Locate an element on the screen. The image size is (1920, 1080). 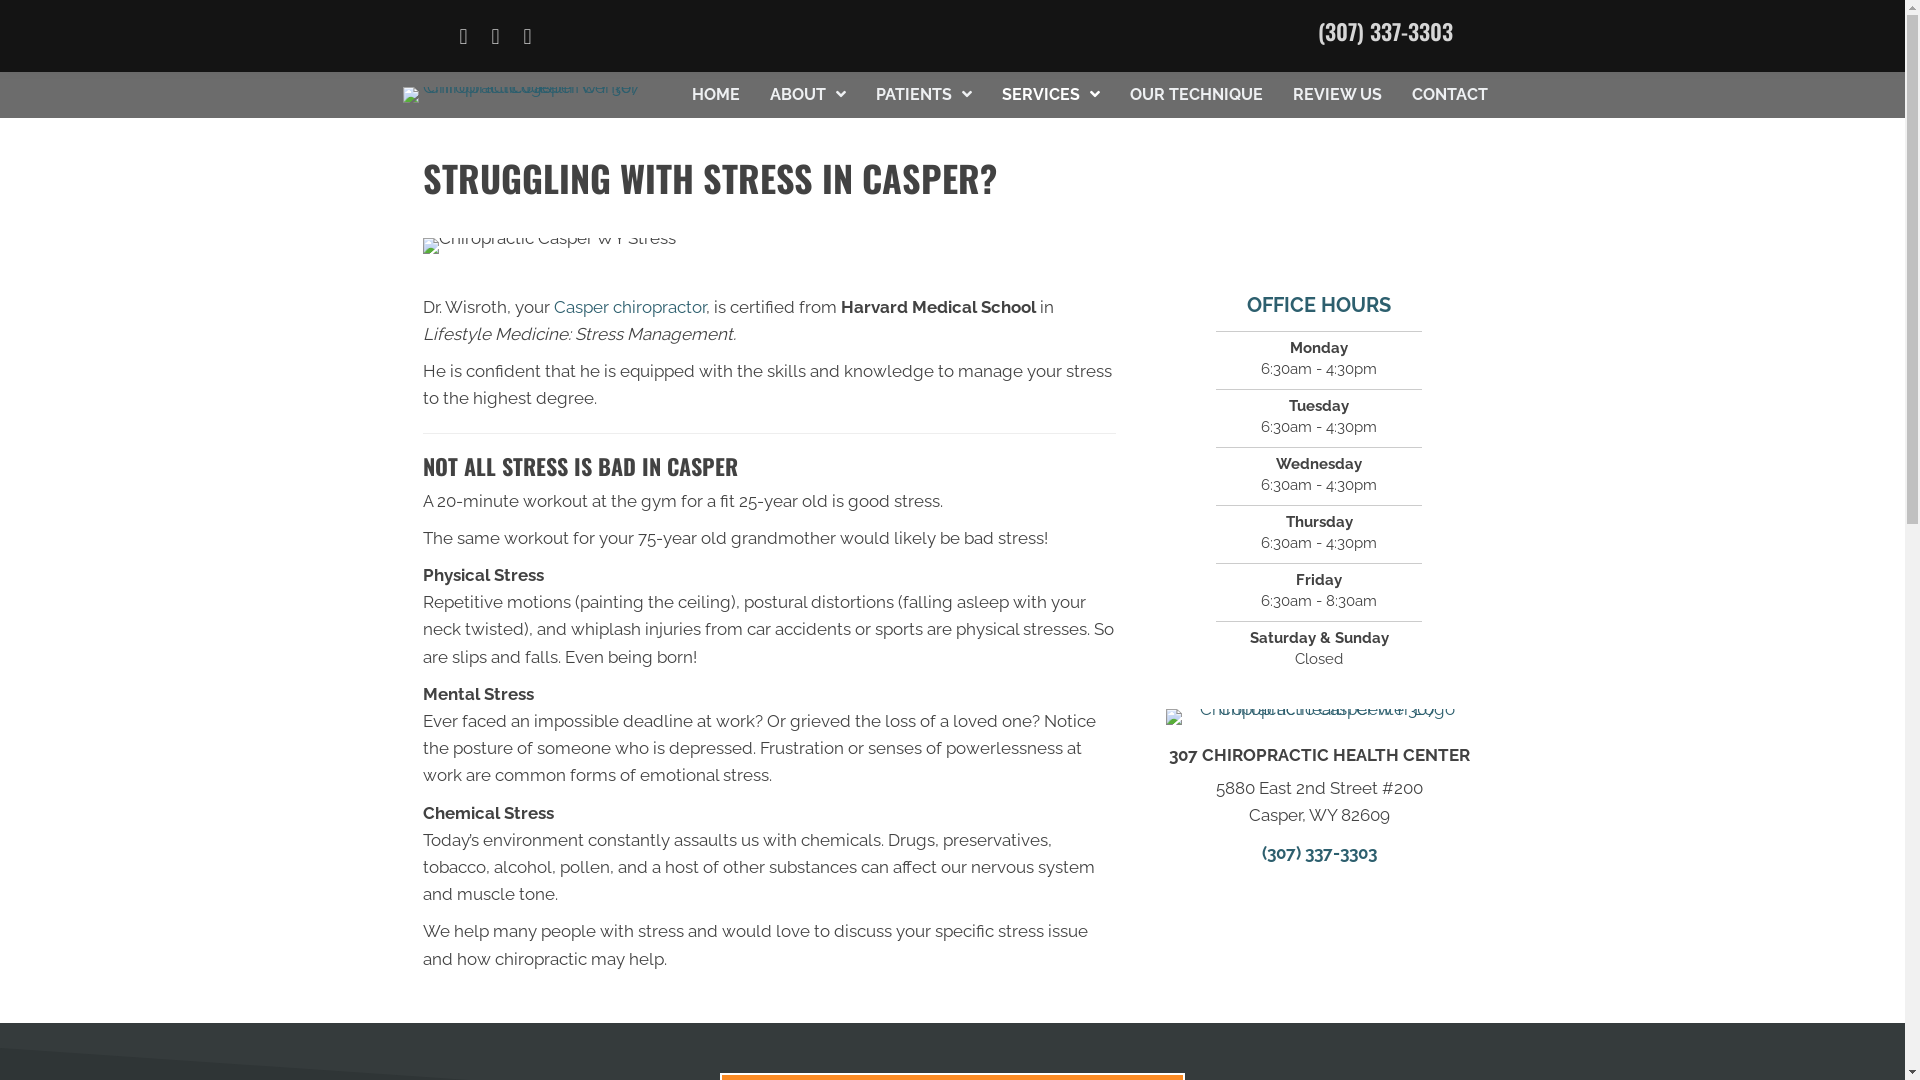
'OUR TECHNIQUE' is located at coordinates (1196, 95).